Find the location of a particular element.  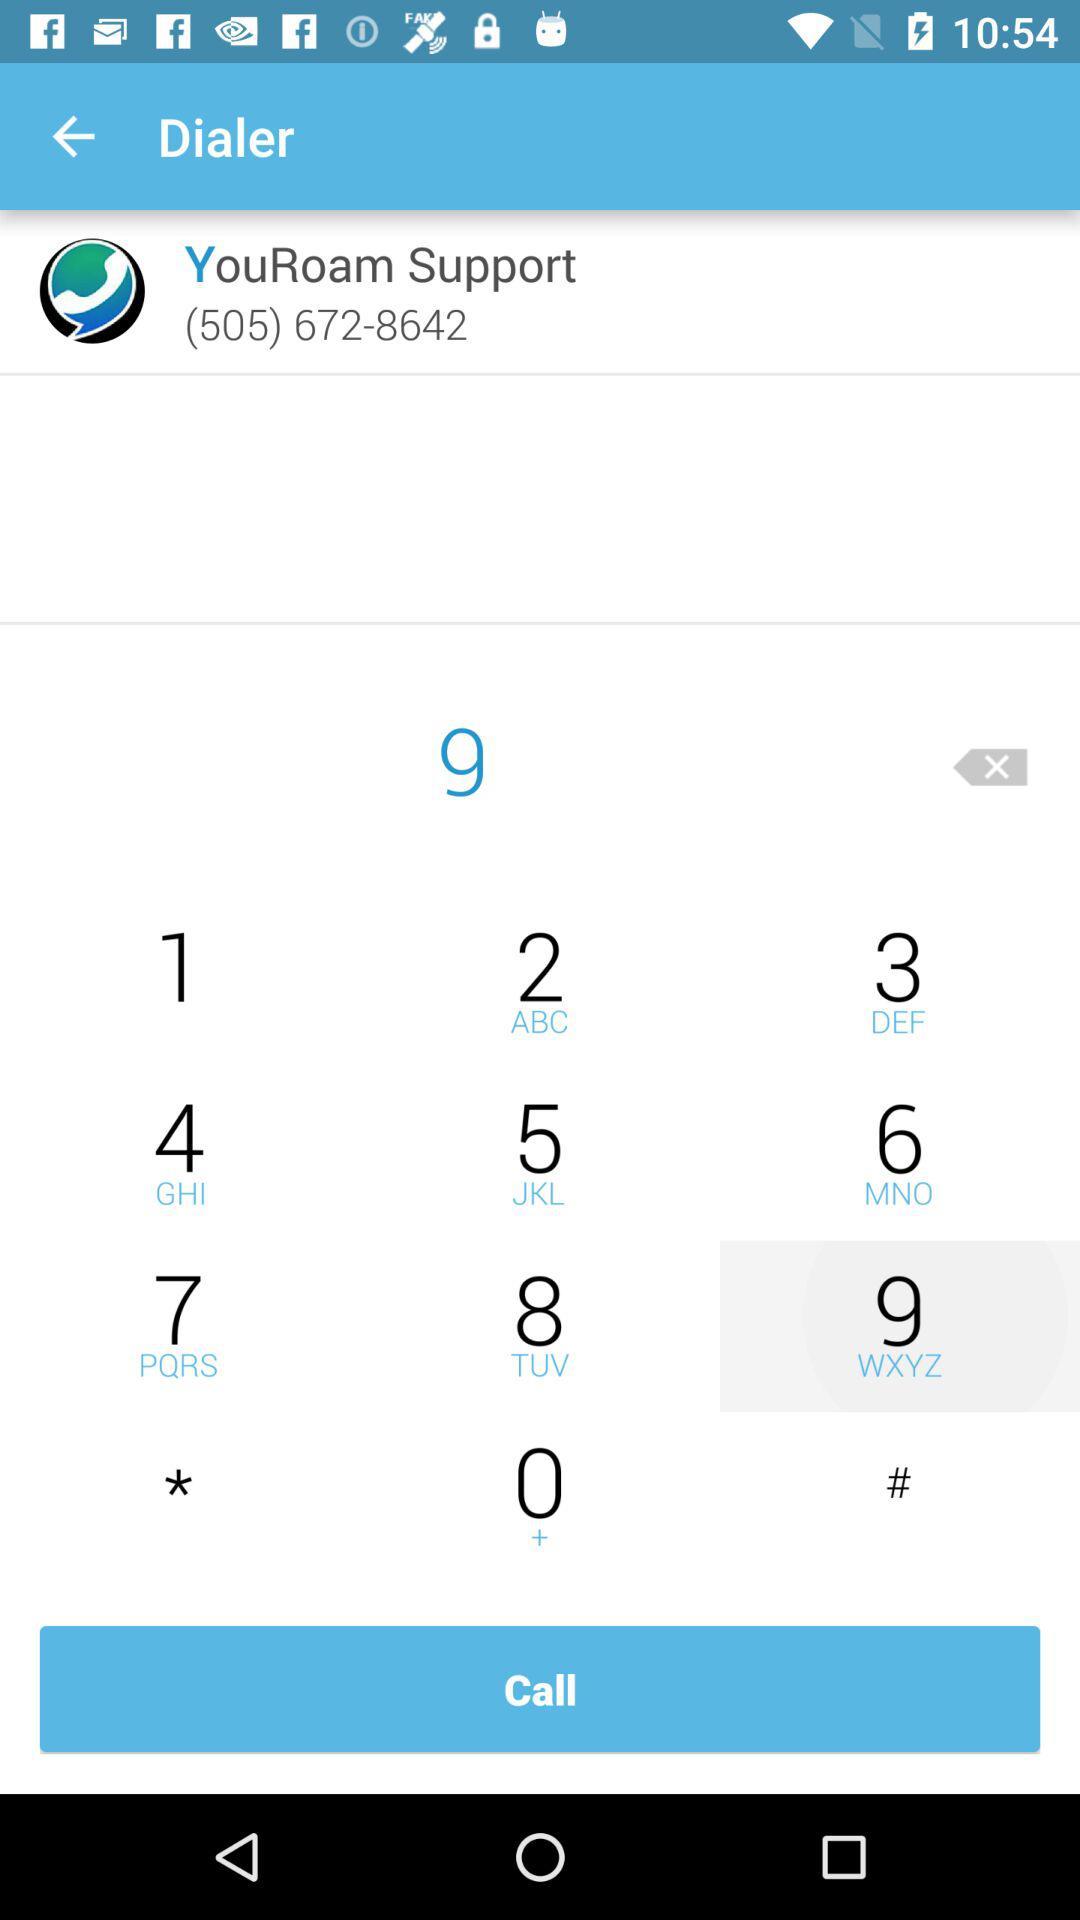

backspace is located at coordinates (990, 758).